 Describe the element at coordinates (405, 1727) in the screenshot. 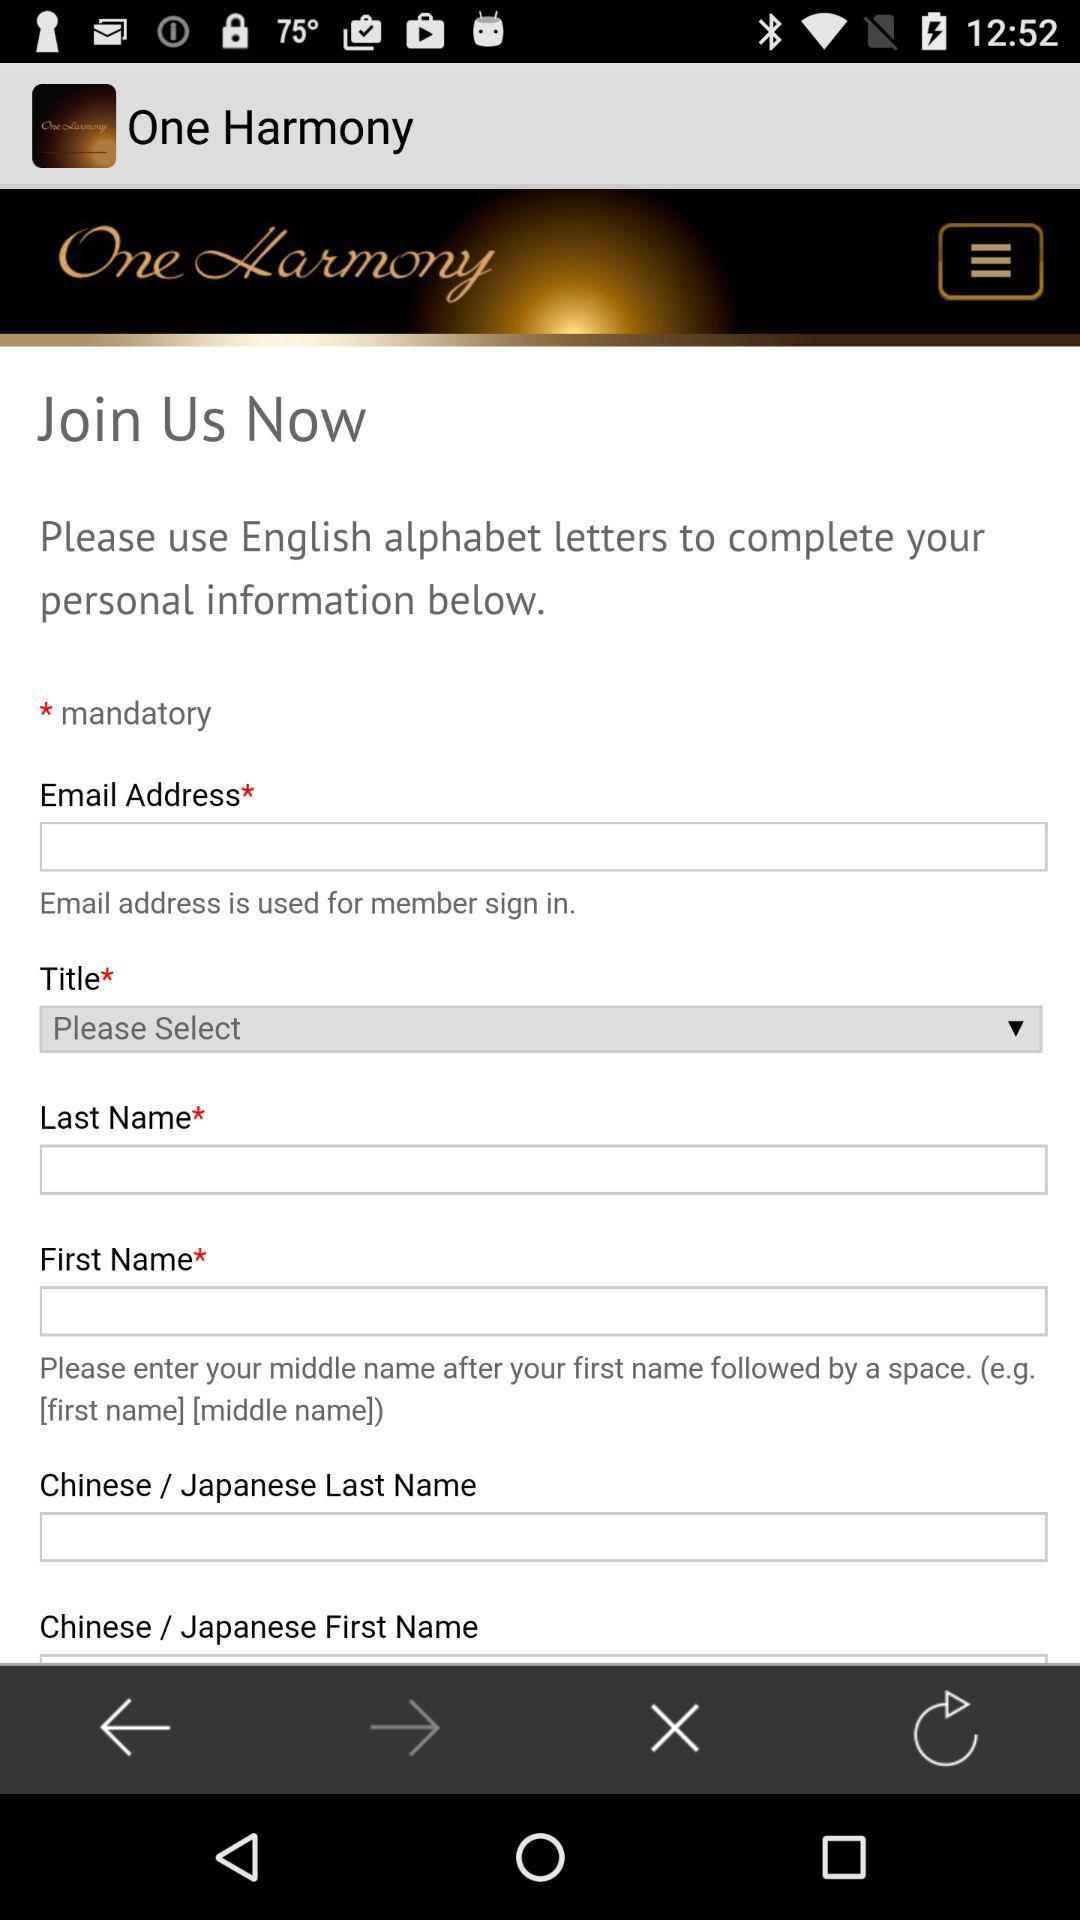

I see `go forward` at that location.